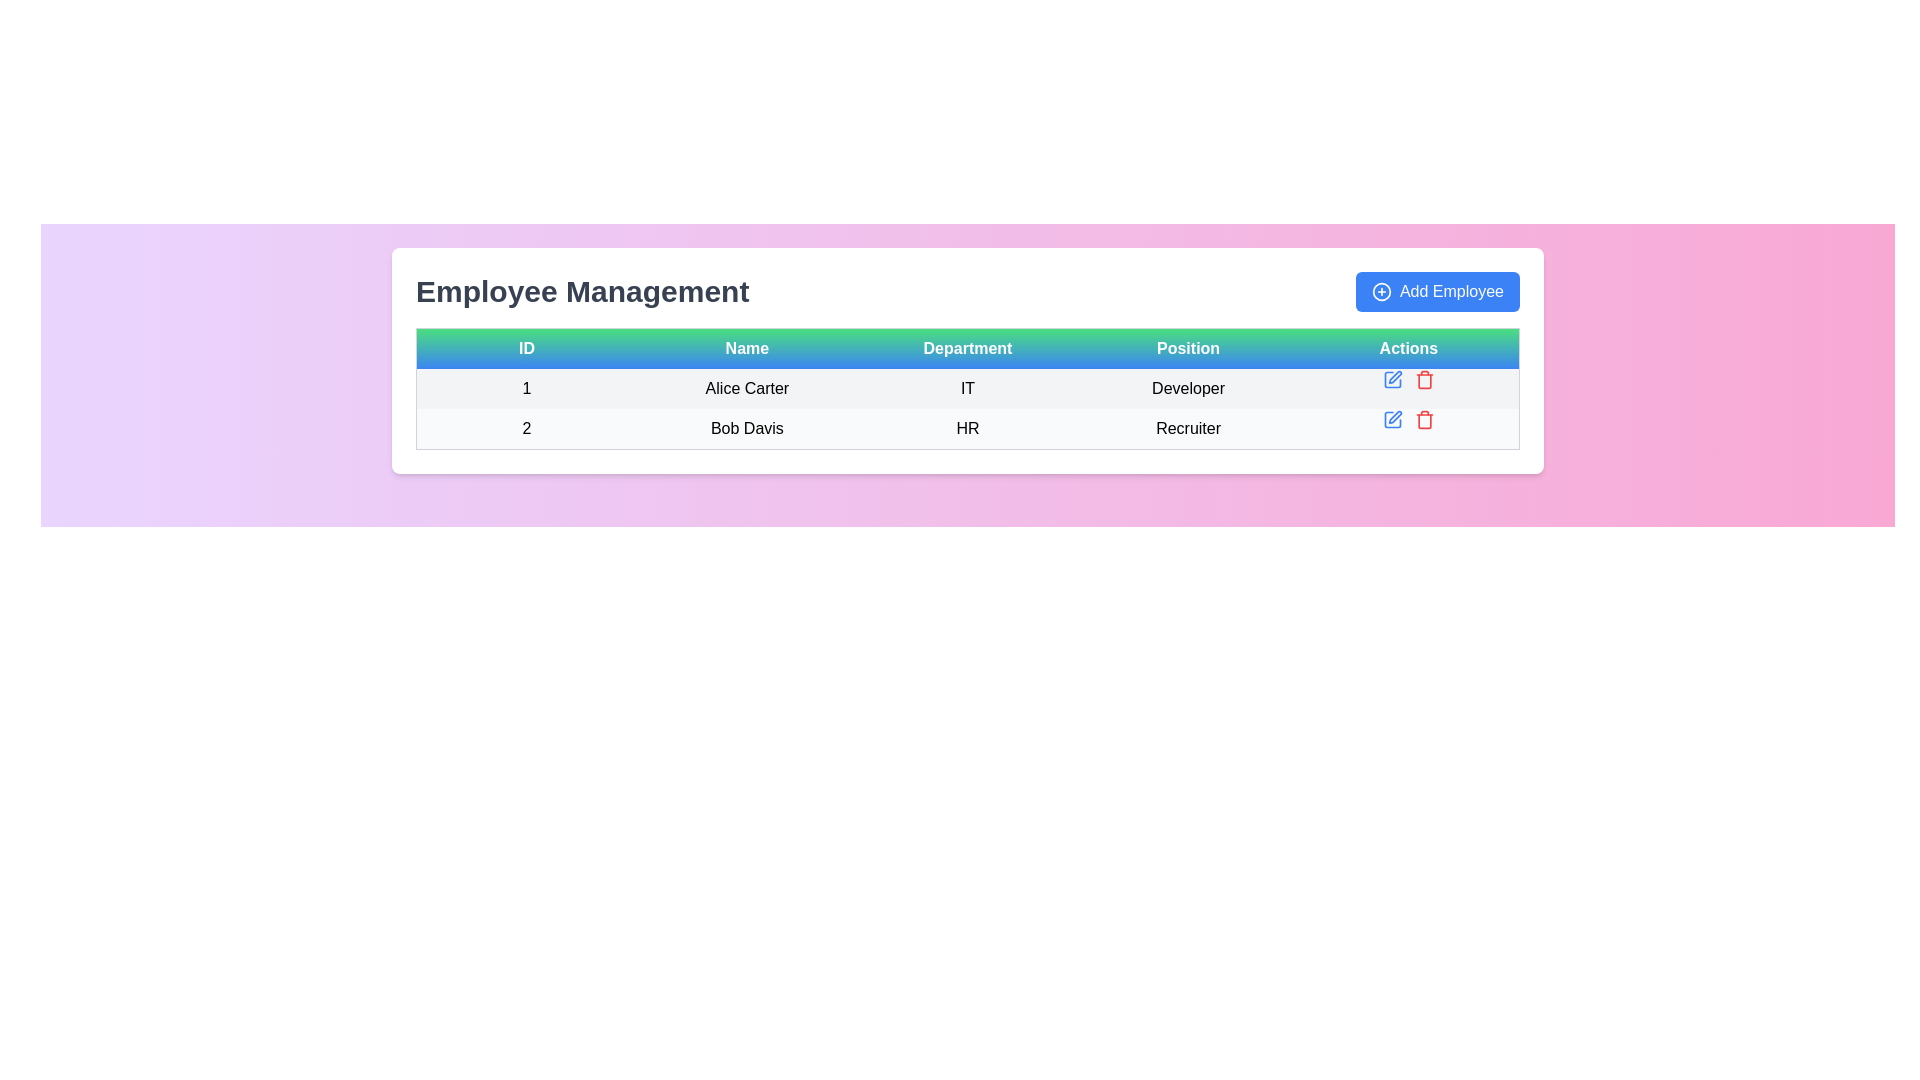 The image size is (1920, 1080). What do you see at coordinates (746, 428) in the screenshot?
I see `the text label displaying the name of the employee 'Bob Davis' located in the second row under the 'Name' column of the employee management table` at bounding box center [746, 428].